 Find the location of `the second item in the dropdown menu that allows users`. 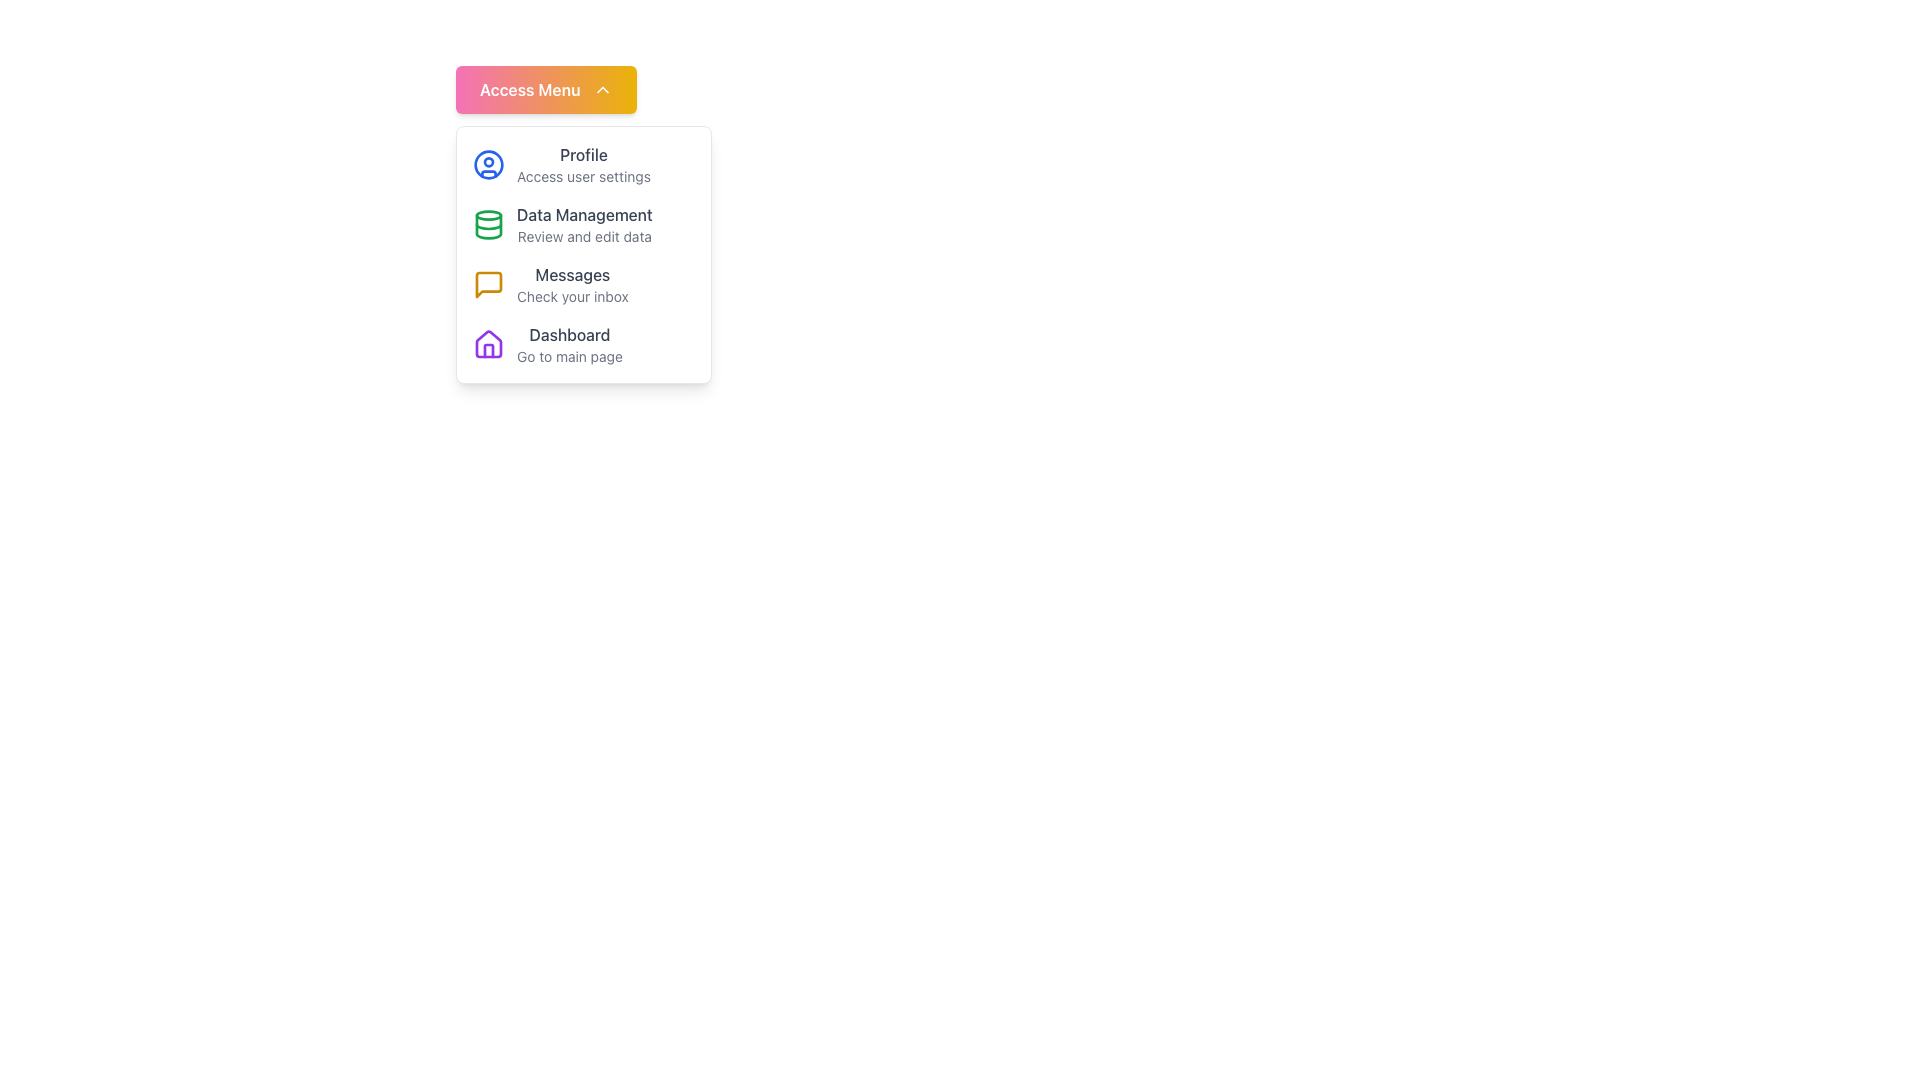

the second item in the dropdown menu that allows users is located at coordinates (583, 224).